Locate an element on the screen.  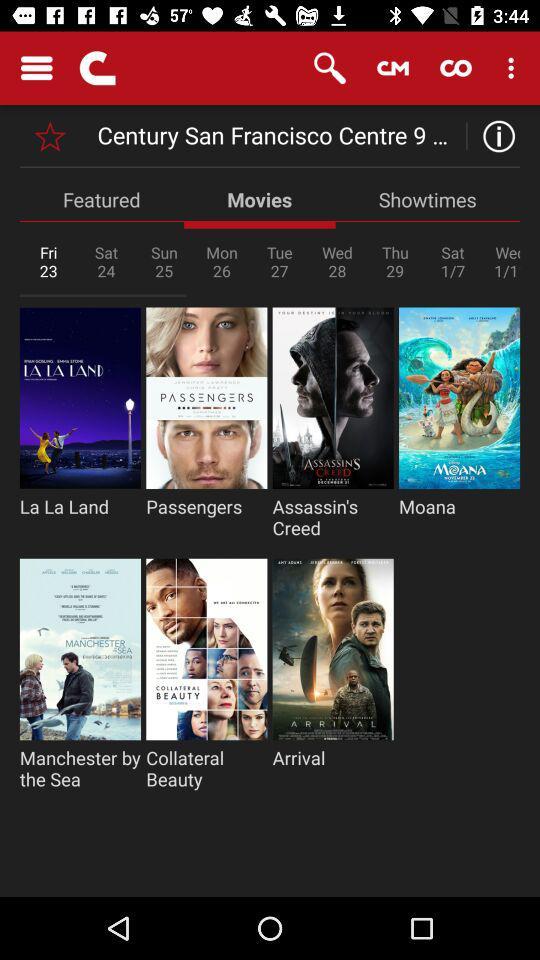
open information menu is located at coordinates (492, 135).